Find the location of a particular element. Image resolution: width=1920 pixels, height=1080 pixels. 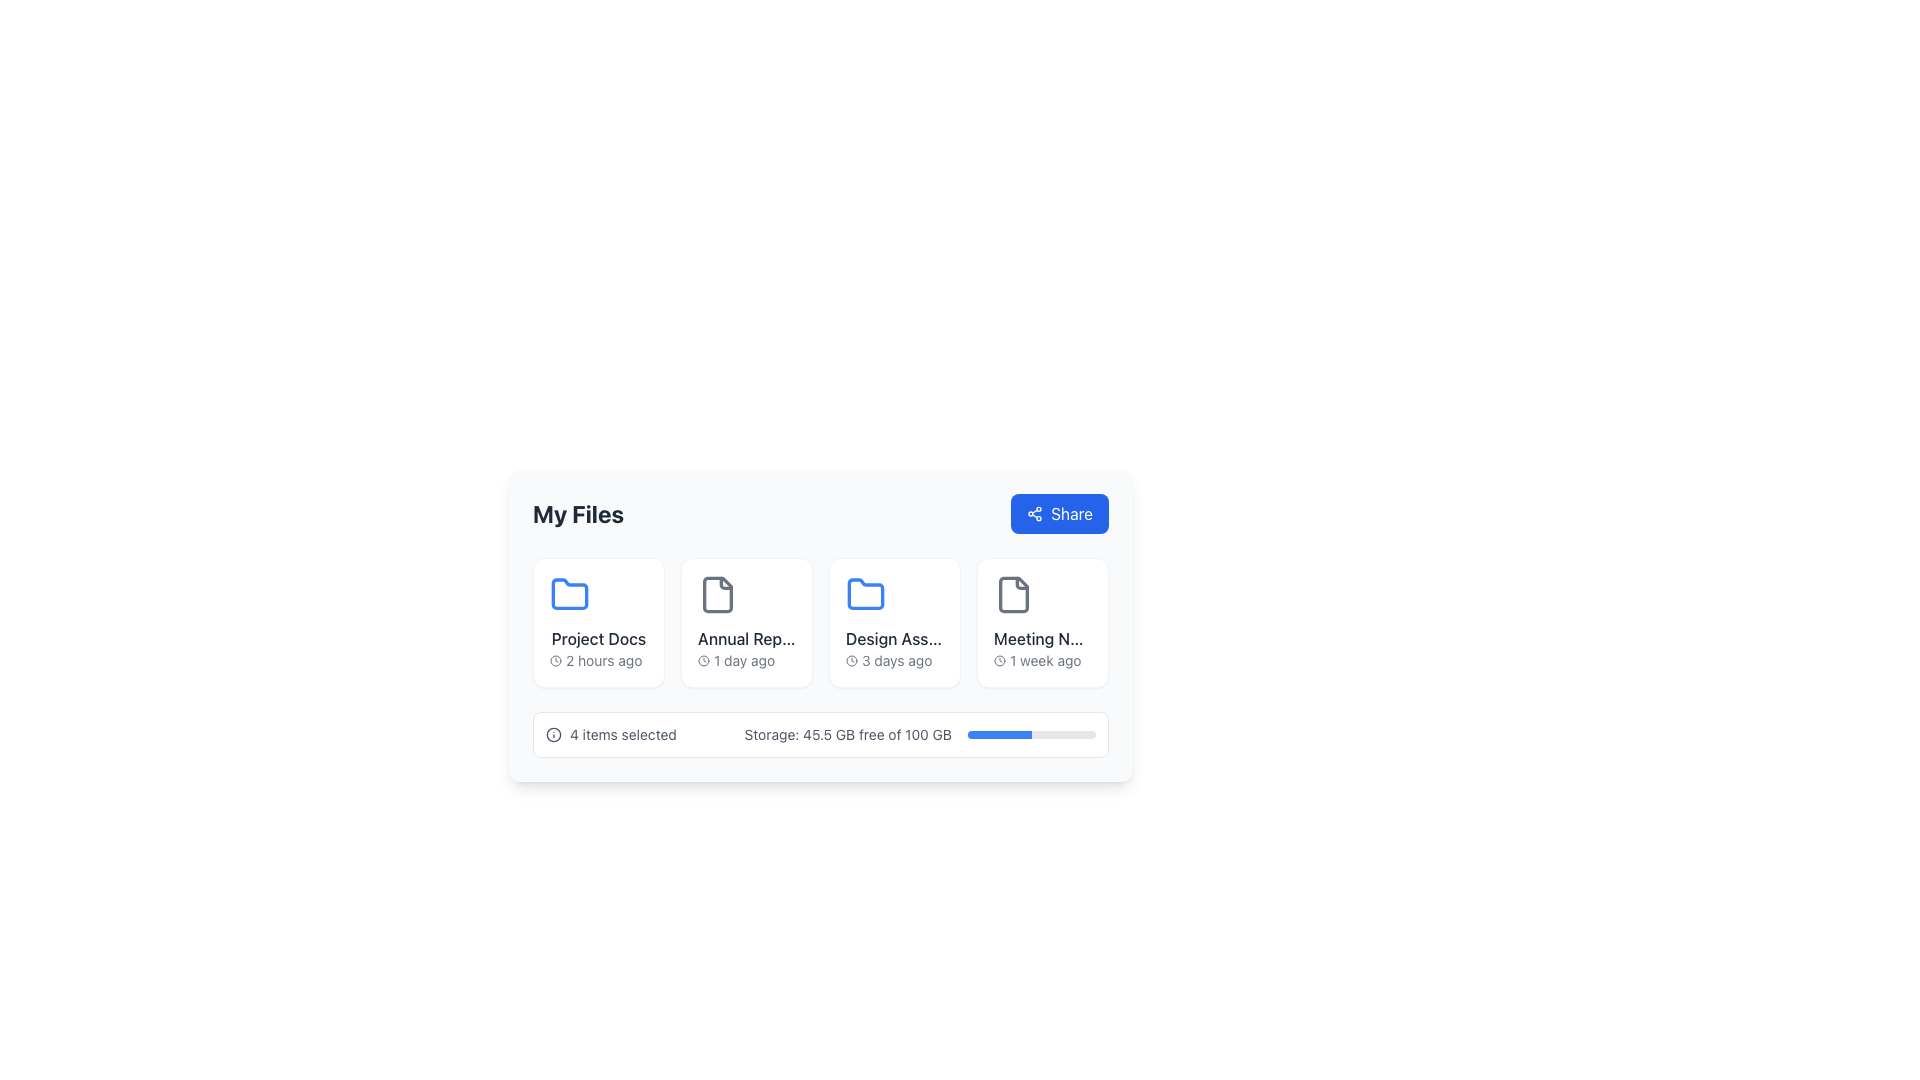

the folder icon representing the 'Design Assignment' file located is located at coordinates (865, 593).